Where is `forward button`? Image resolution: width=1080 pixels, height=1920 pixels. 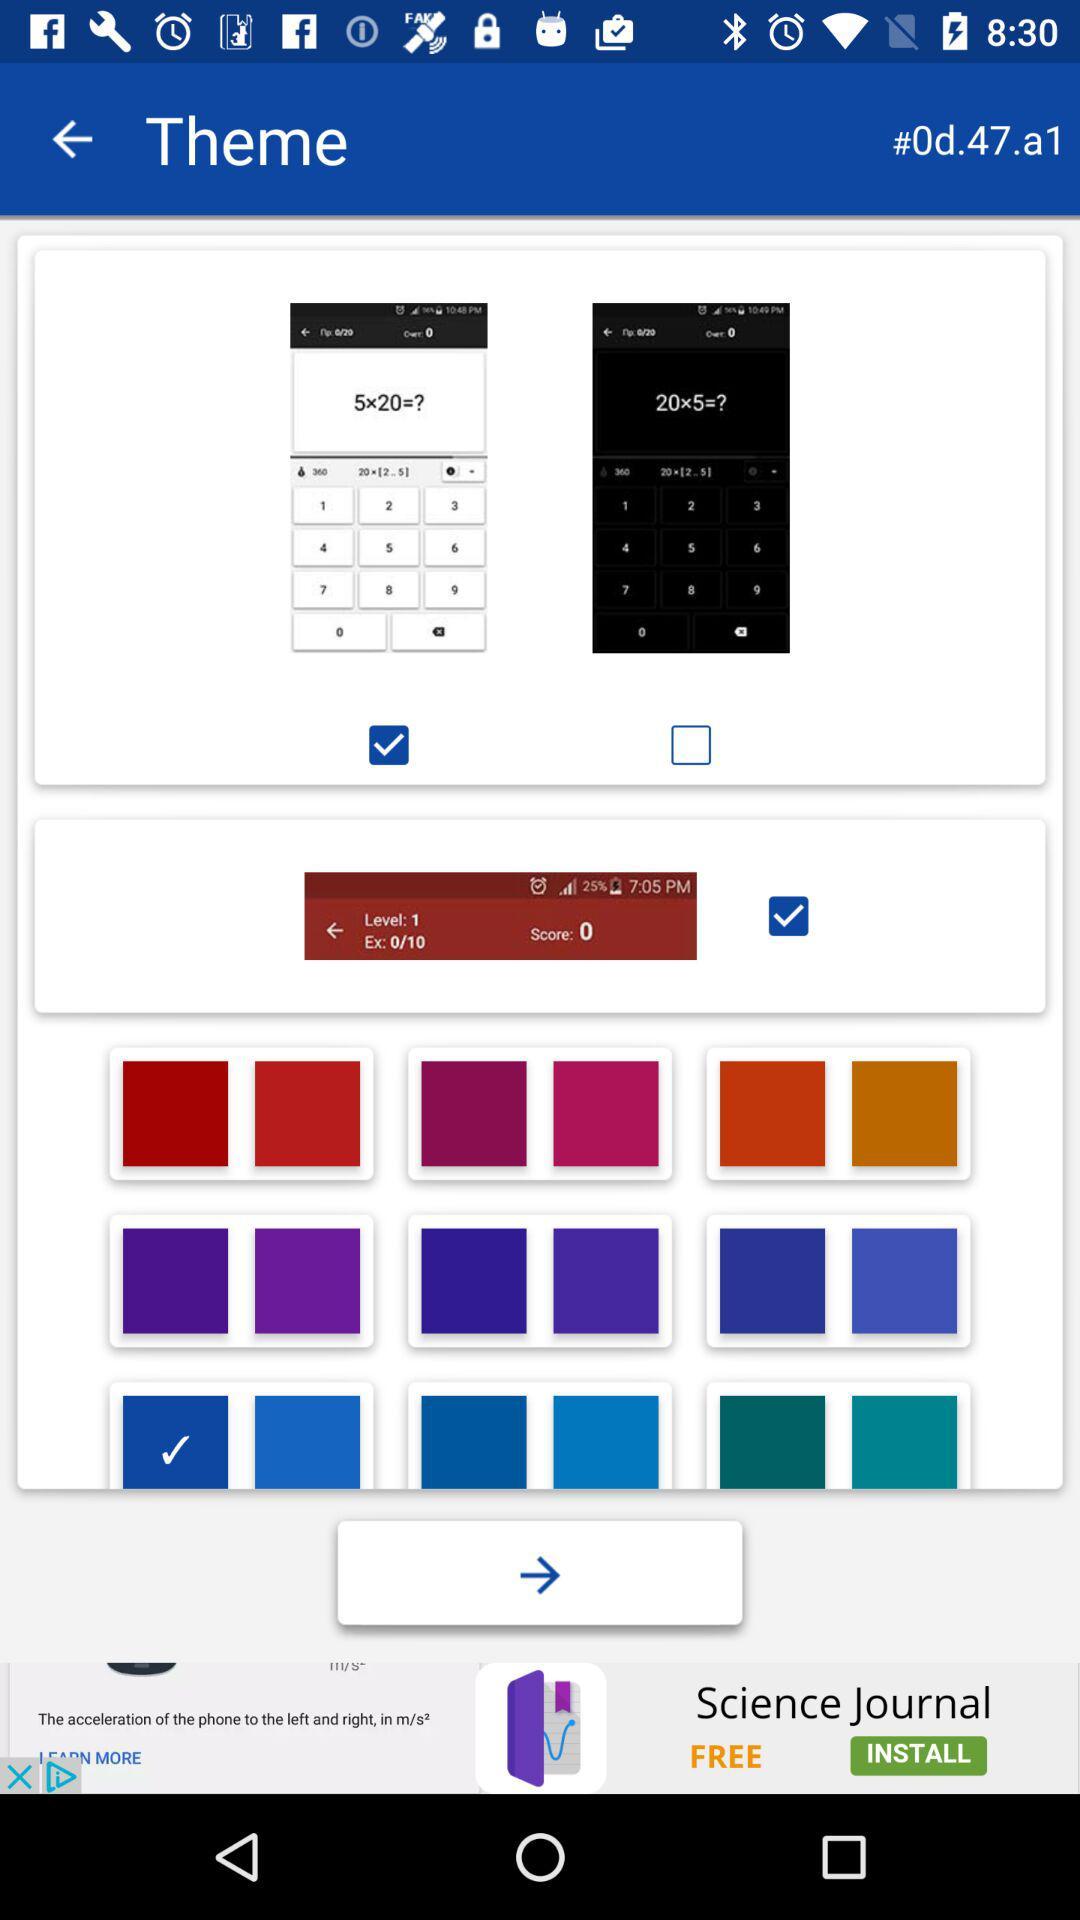
forward button is located at coordinates (540, 1574).